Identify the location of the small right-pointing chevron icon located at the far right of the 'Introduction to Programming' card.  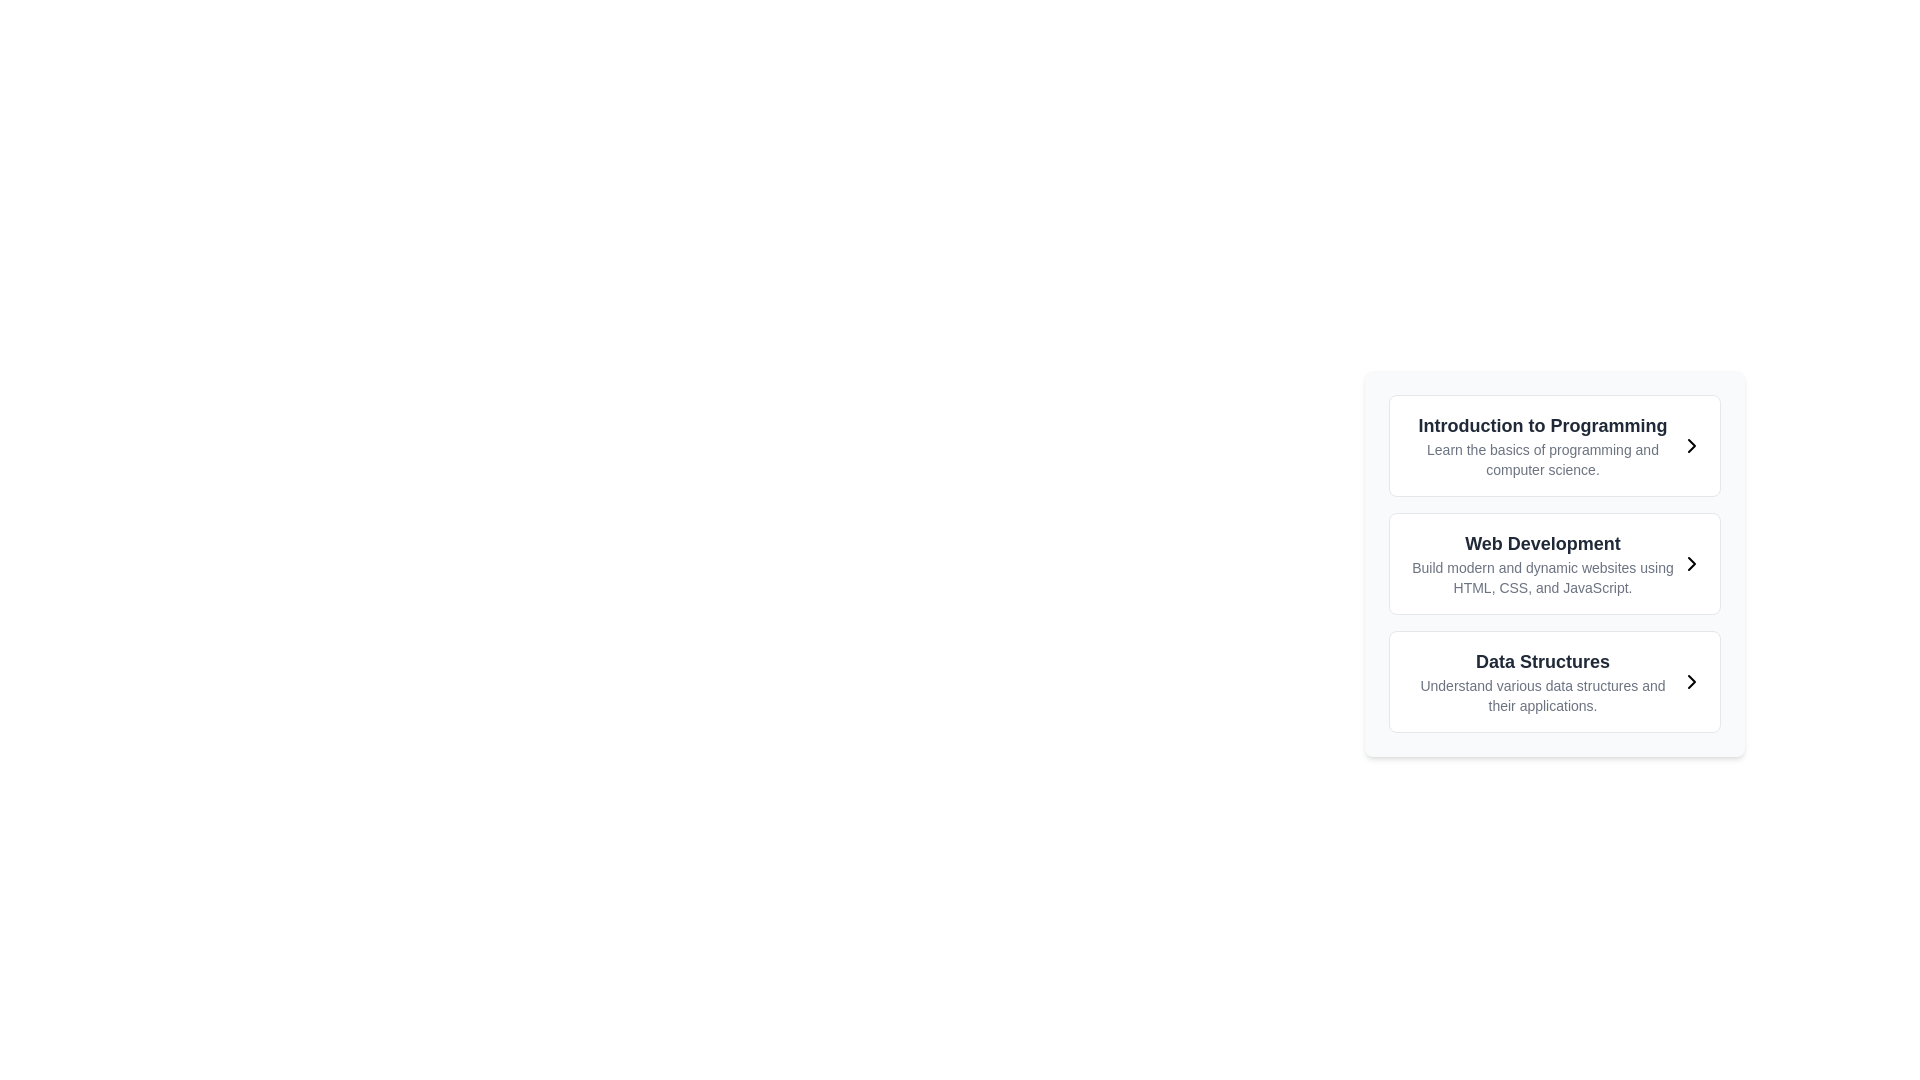
(1690, 445).